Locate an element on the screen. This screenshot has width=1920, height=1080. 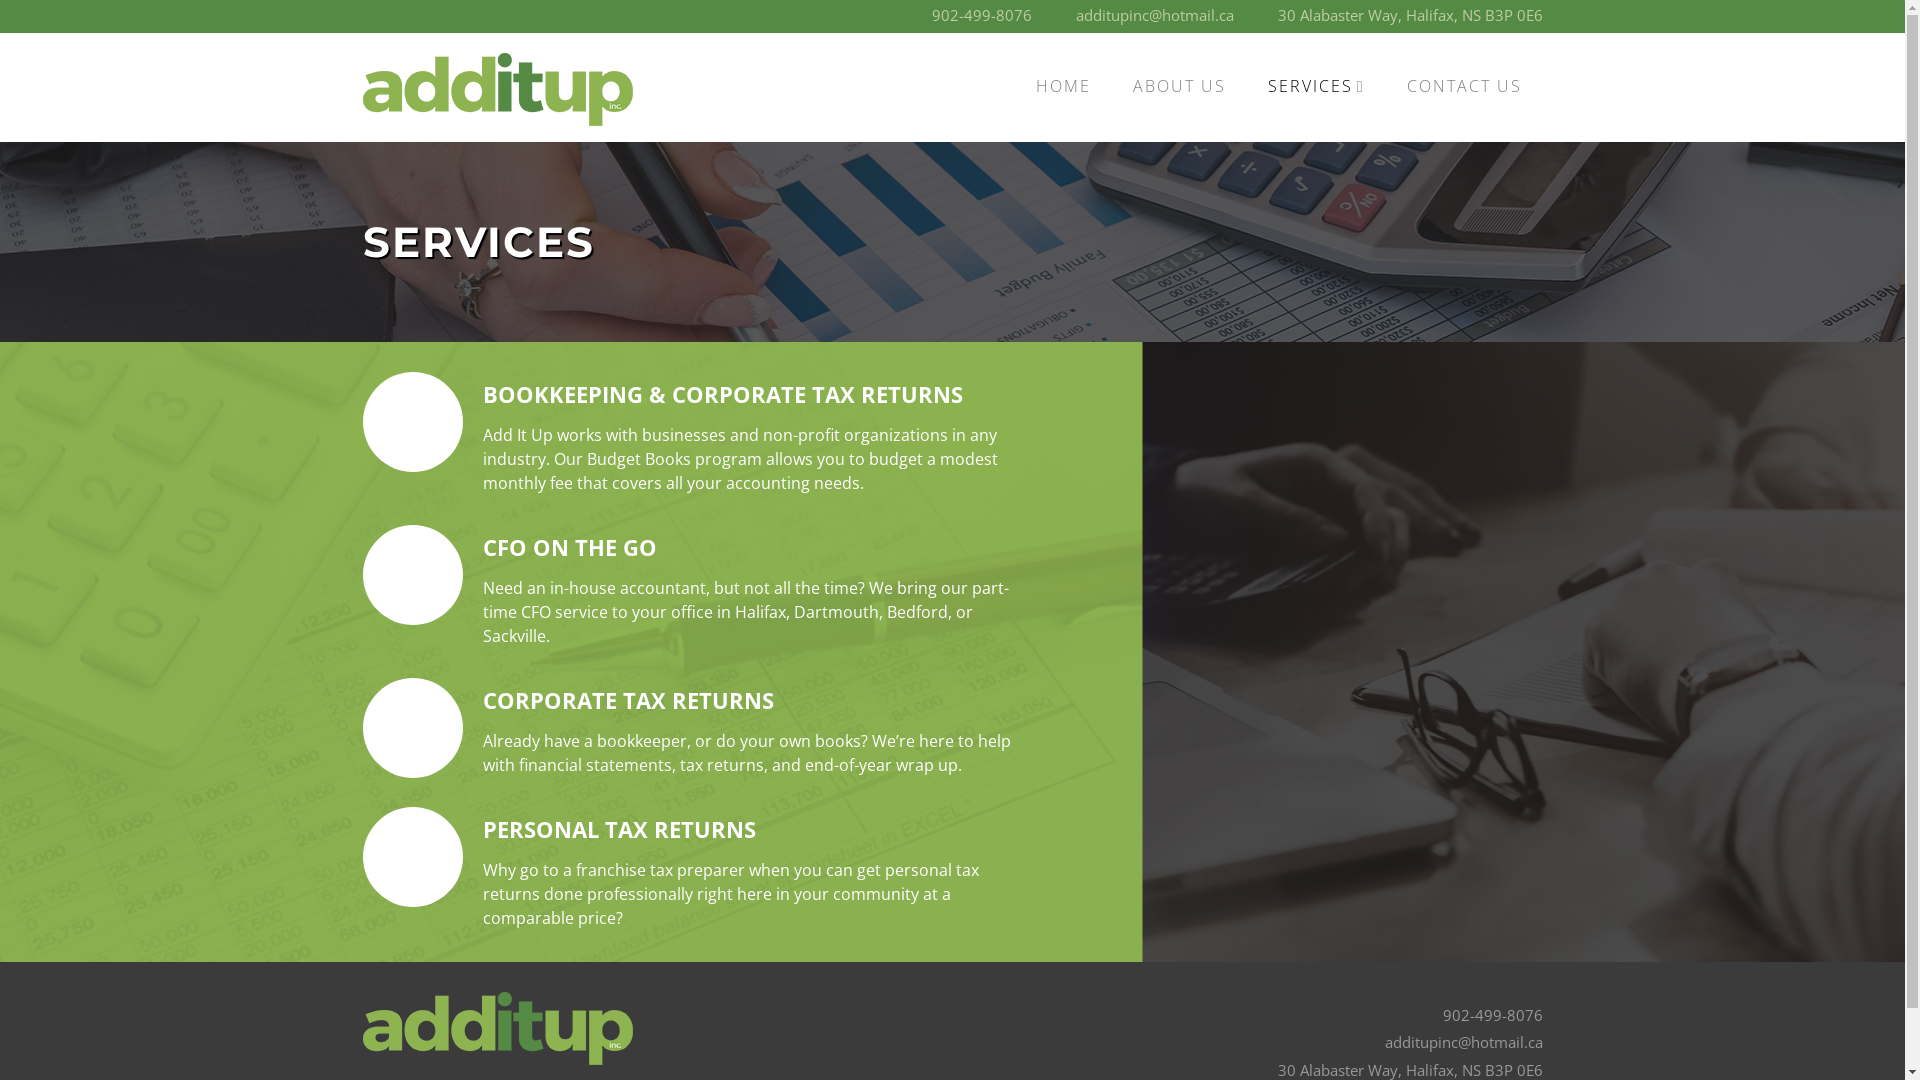
'CONTACT US' is located at coordinates (1464, 85).